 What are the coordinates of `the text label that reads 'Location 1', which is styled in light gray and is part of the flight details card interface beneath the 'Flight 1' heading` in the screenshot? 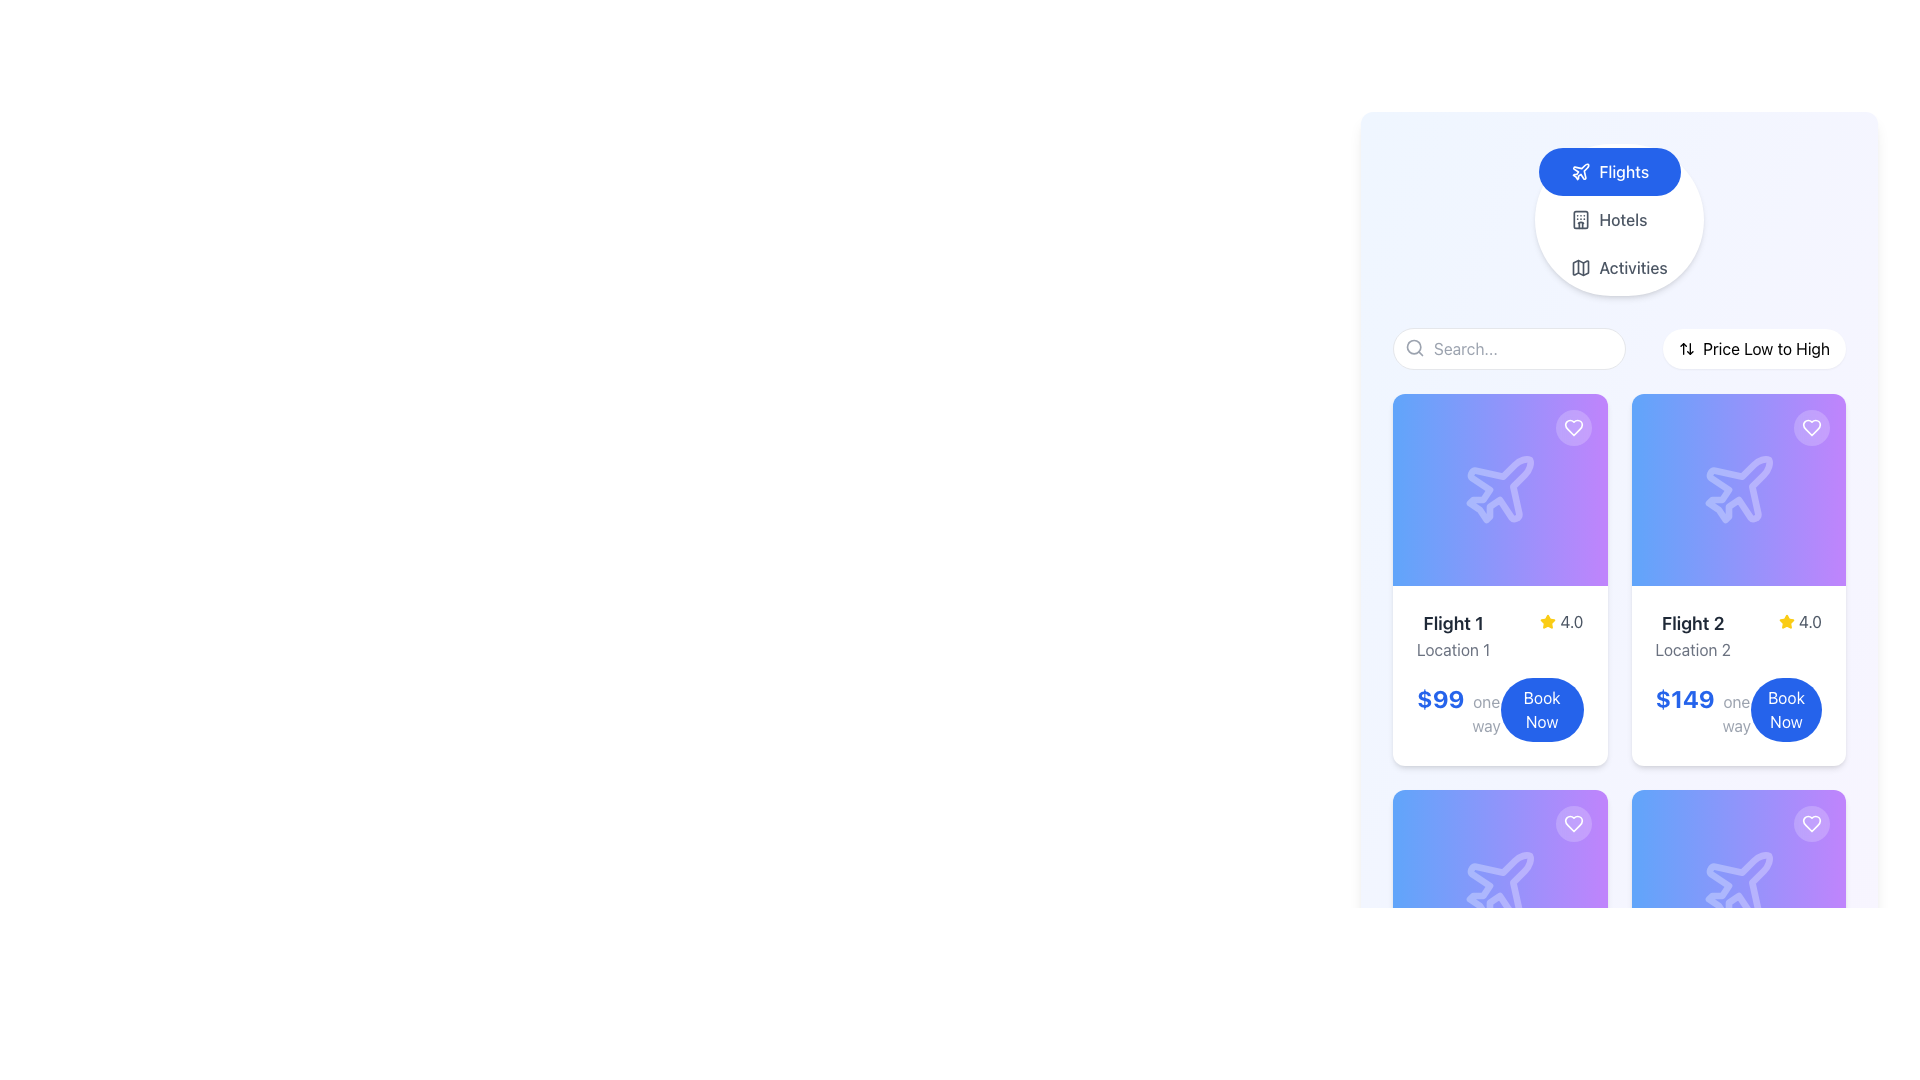 It's located at (1453, 650).